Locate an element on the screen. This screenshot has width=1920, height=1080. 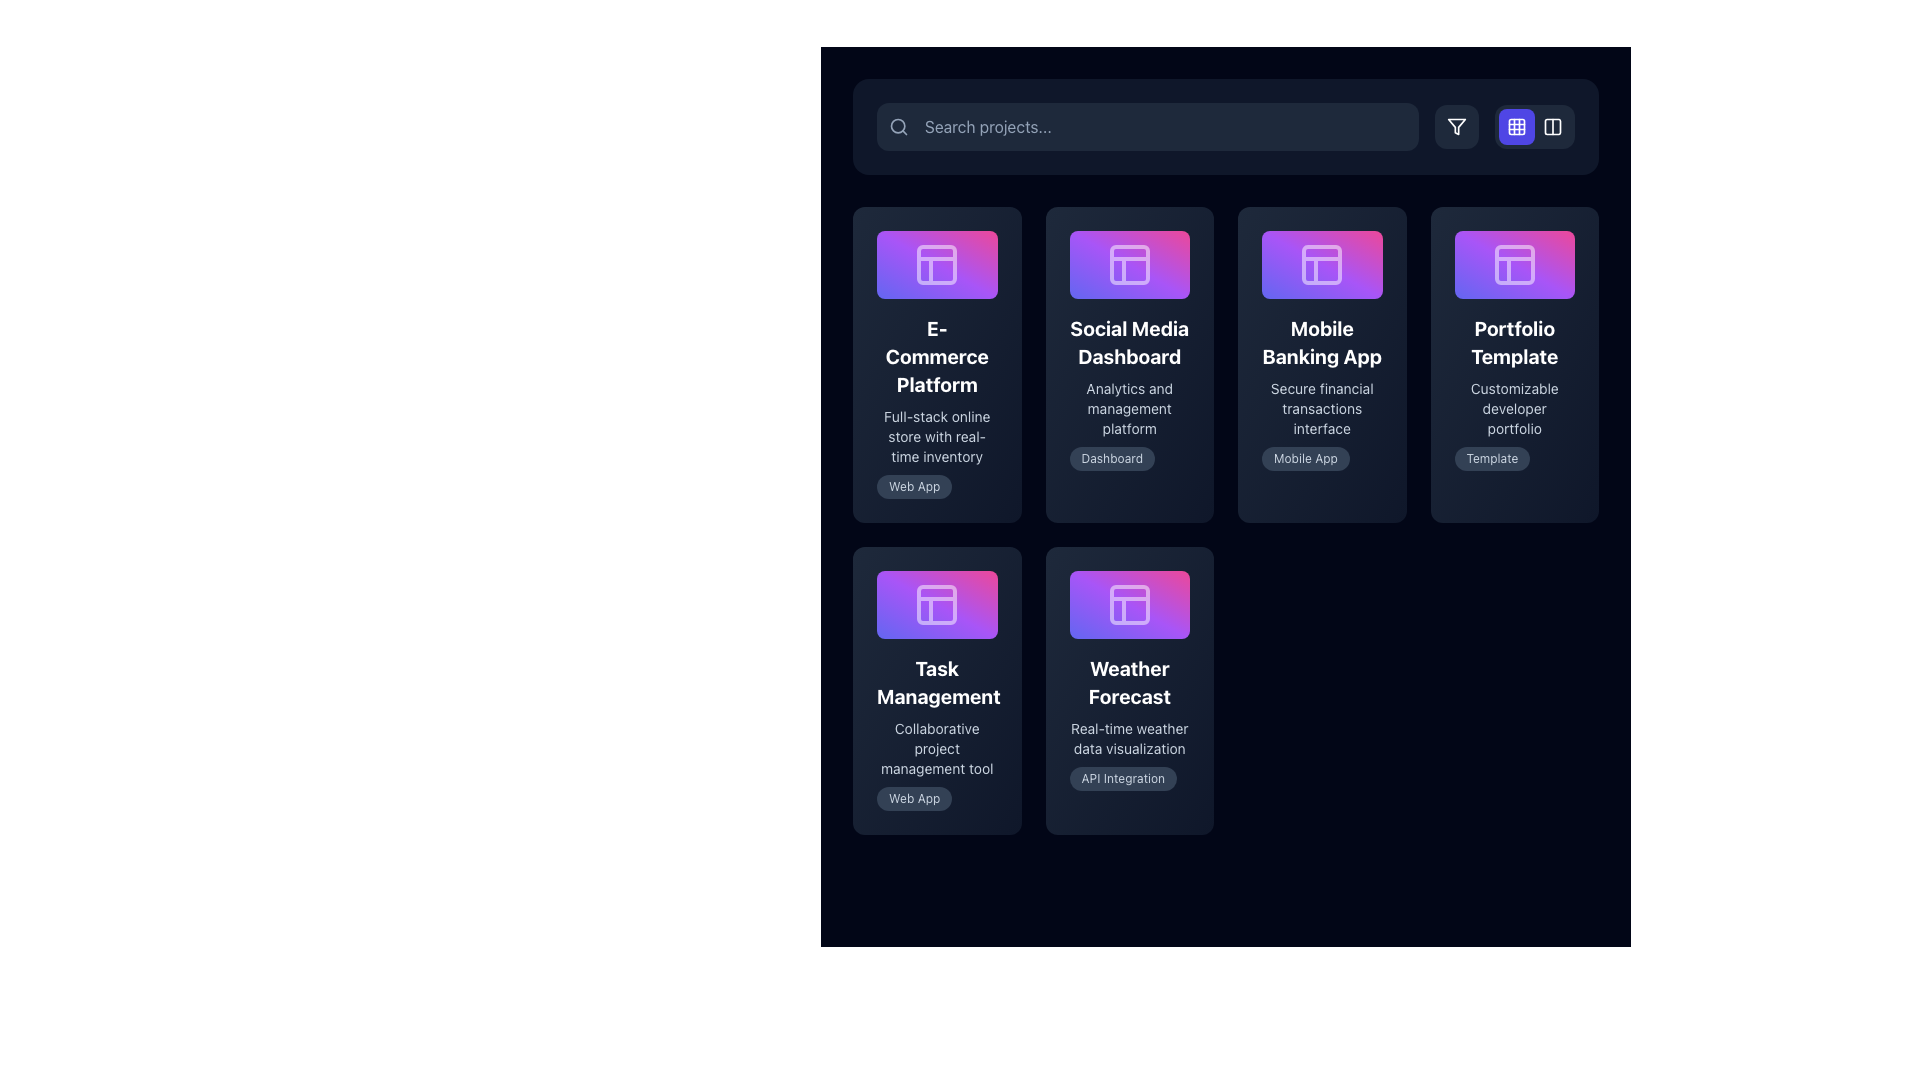
the badge-like tag located at the bottom center of the 'Social Media Dashboard' card to interact with it is located at coordinates (1111, 458).